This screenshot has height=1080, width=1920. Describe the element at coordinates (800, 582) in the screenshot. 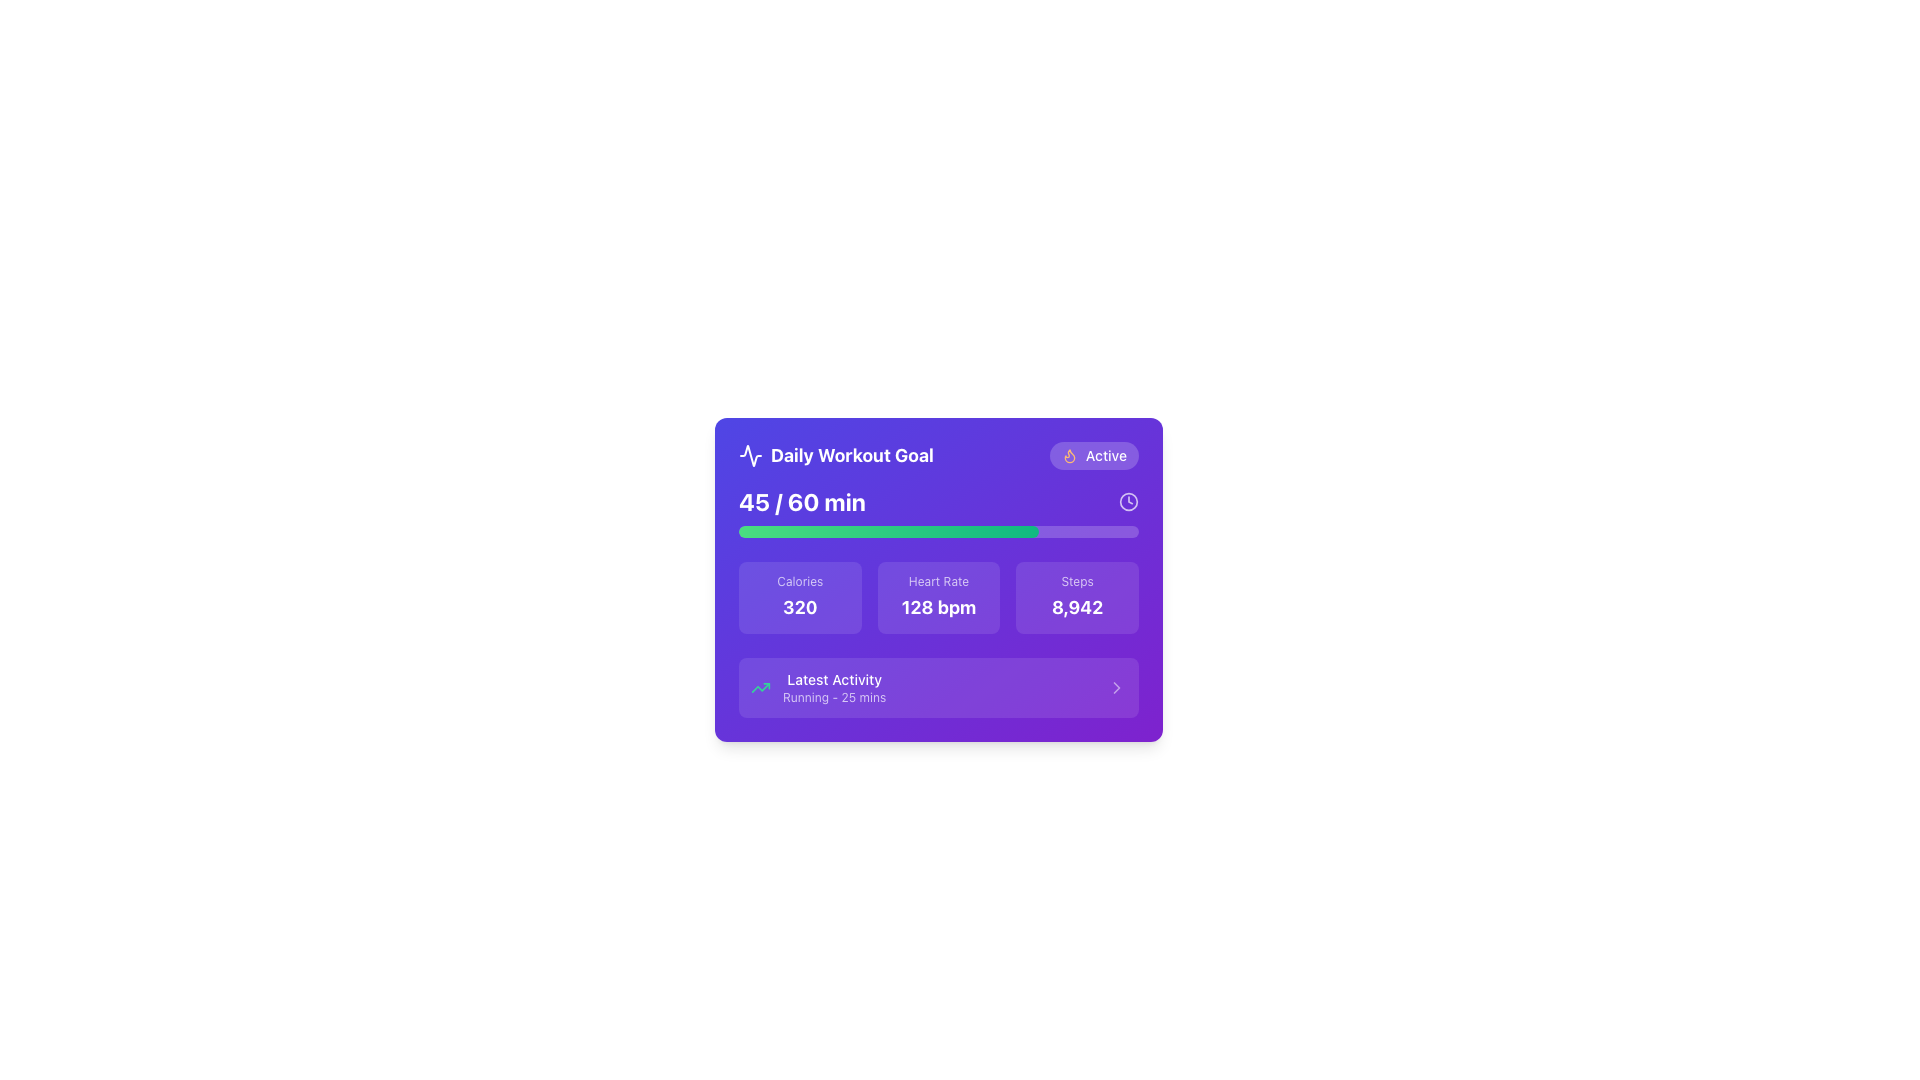

I see `the static text label displaying 'Calories' to trigger a tooltip or visual indicator` at that location.